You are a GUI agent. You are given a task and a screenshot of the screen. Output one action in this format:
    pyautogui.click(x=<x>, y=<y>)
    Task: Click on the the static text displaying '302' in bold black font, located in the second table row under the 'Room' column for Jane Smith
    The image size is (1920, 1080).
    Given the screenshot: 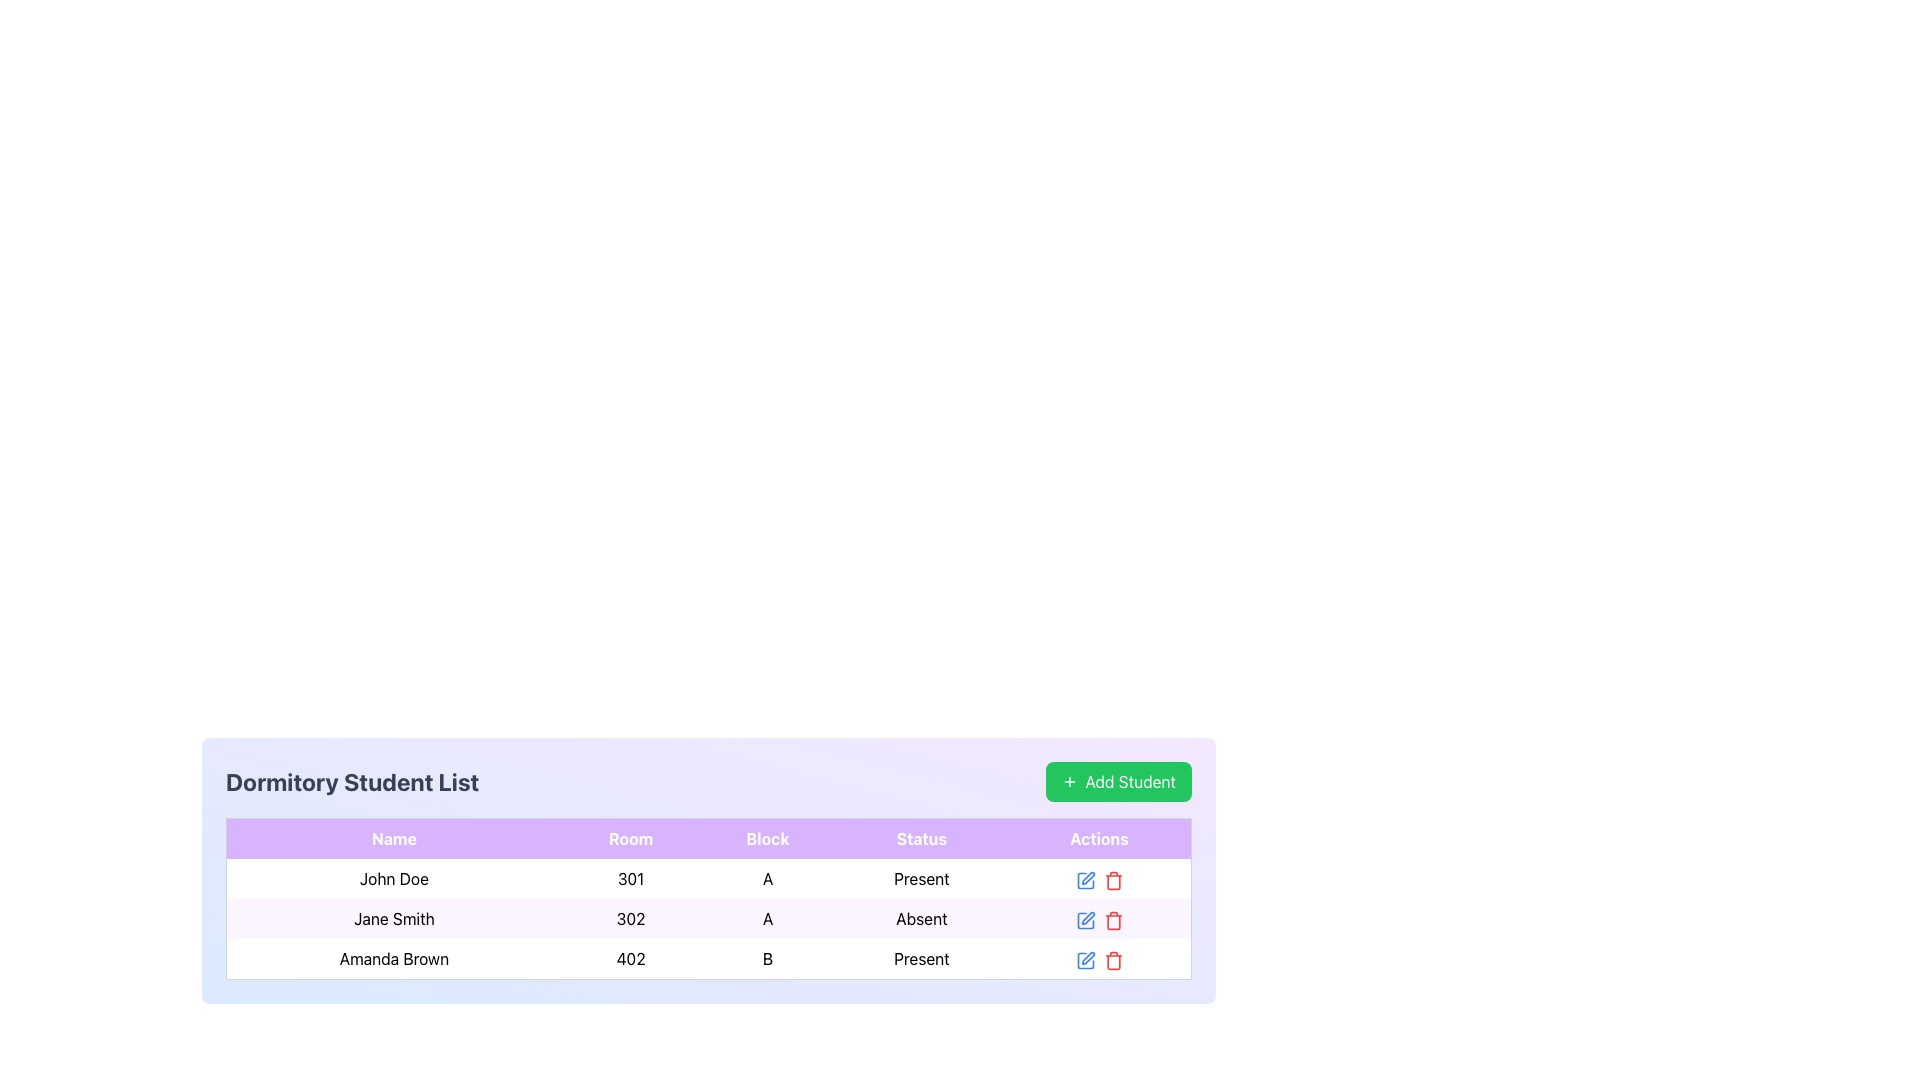 What is the action you would take?
    pyautogui.click(x=630, y=918)
    